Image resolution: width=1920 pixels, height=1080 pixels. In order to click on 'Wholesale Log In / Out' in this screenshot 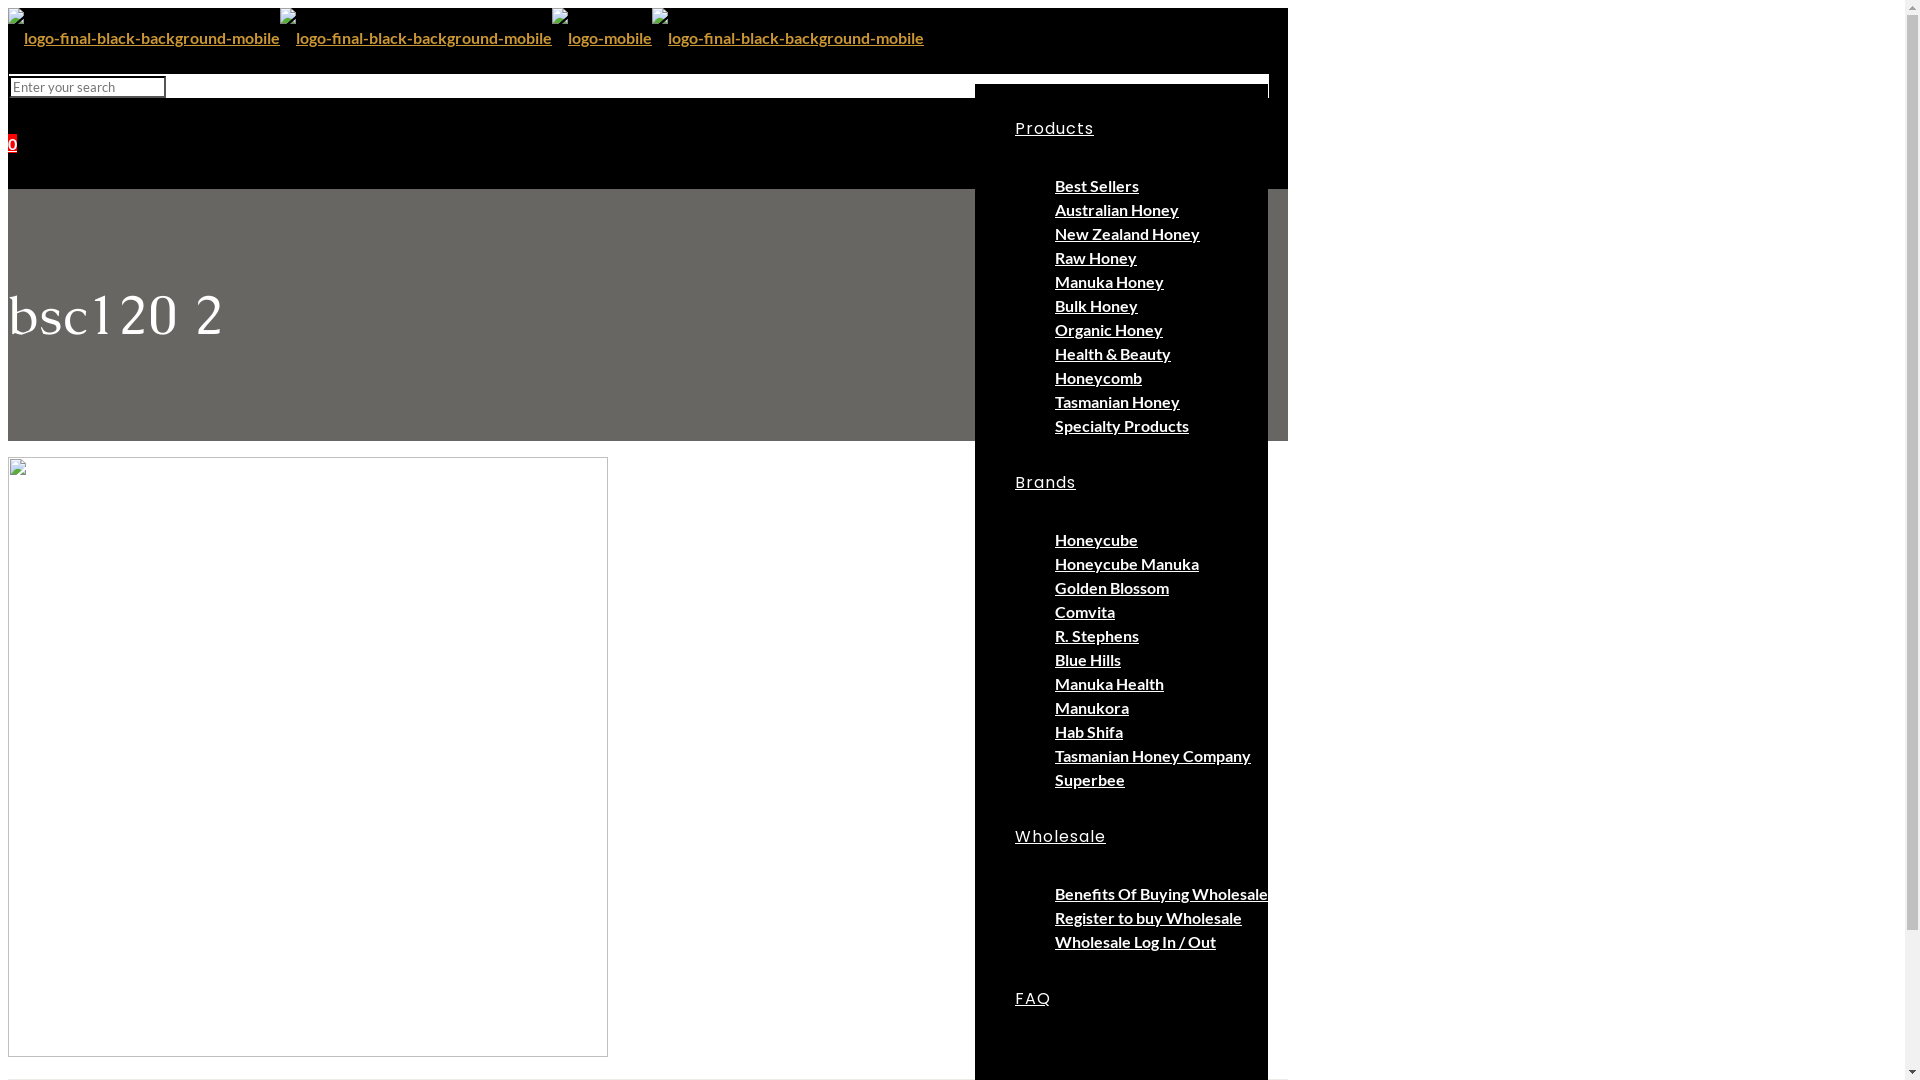, I will do `click(1054, 941)`.